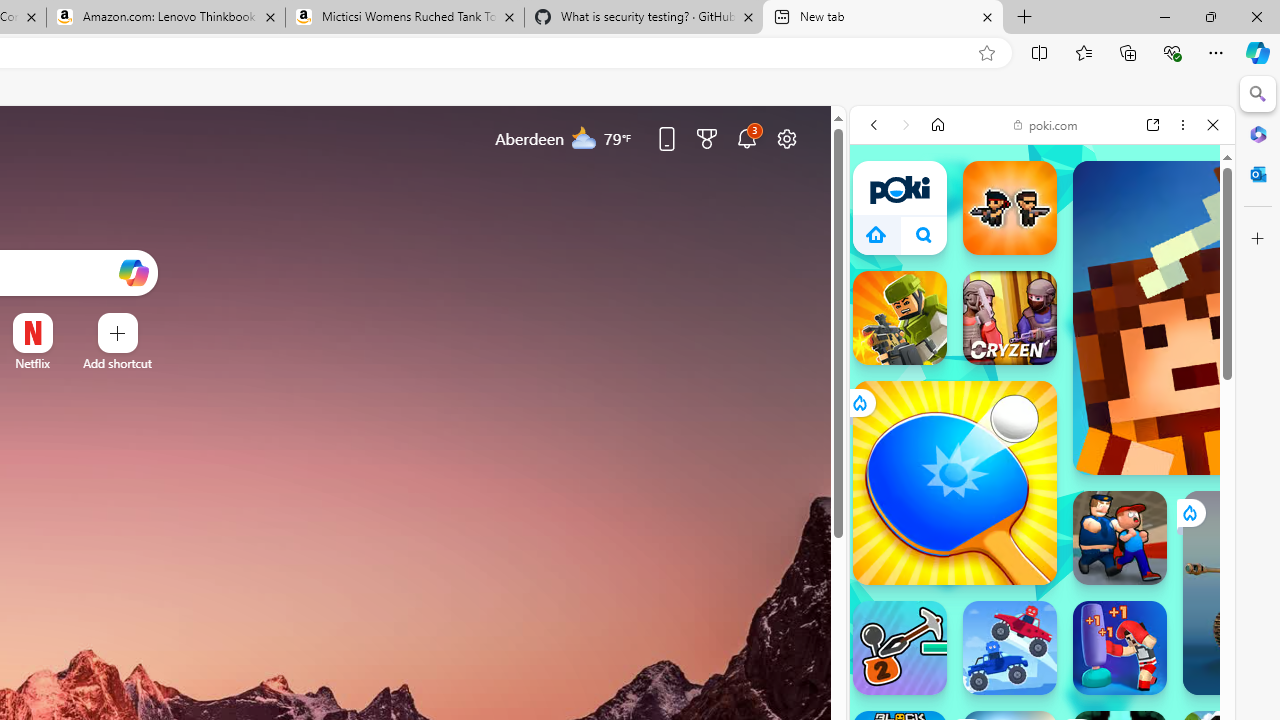 This screenshot has height=720, width=1280. Describe the element at coordinates (1009, 208) in the screenshot. I see `'Zombie Rush'` at that location.